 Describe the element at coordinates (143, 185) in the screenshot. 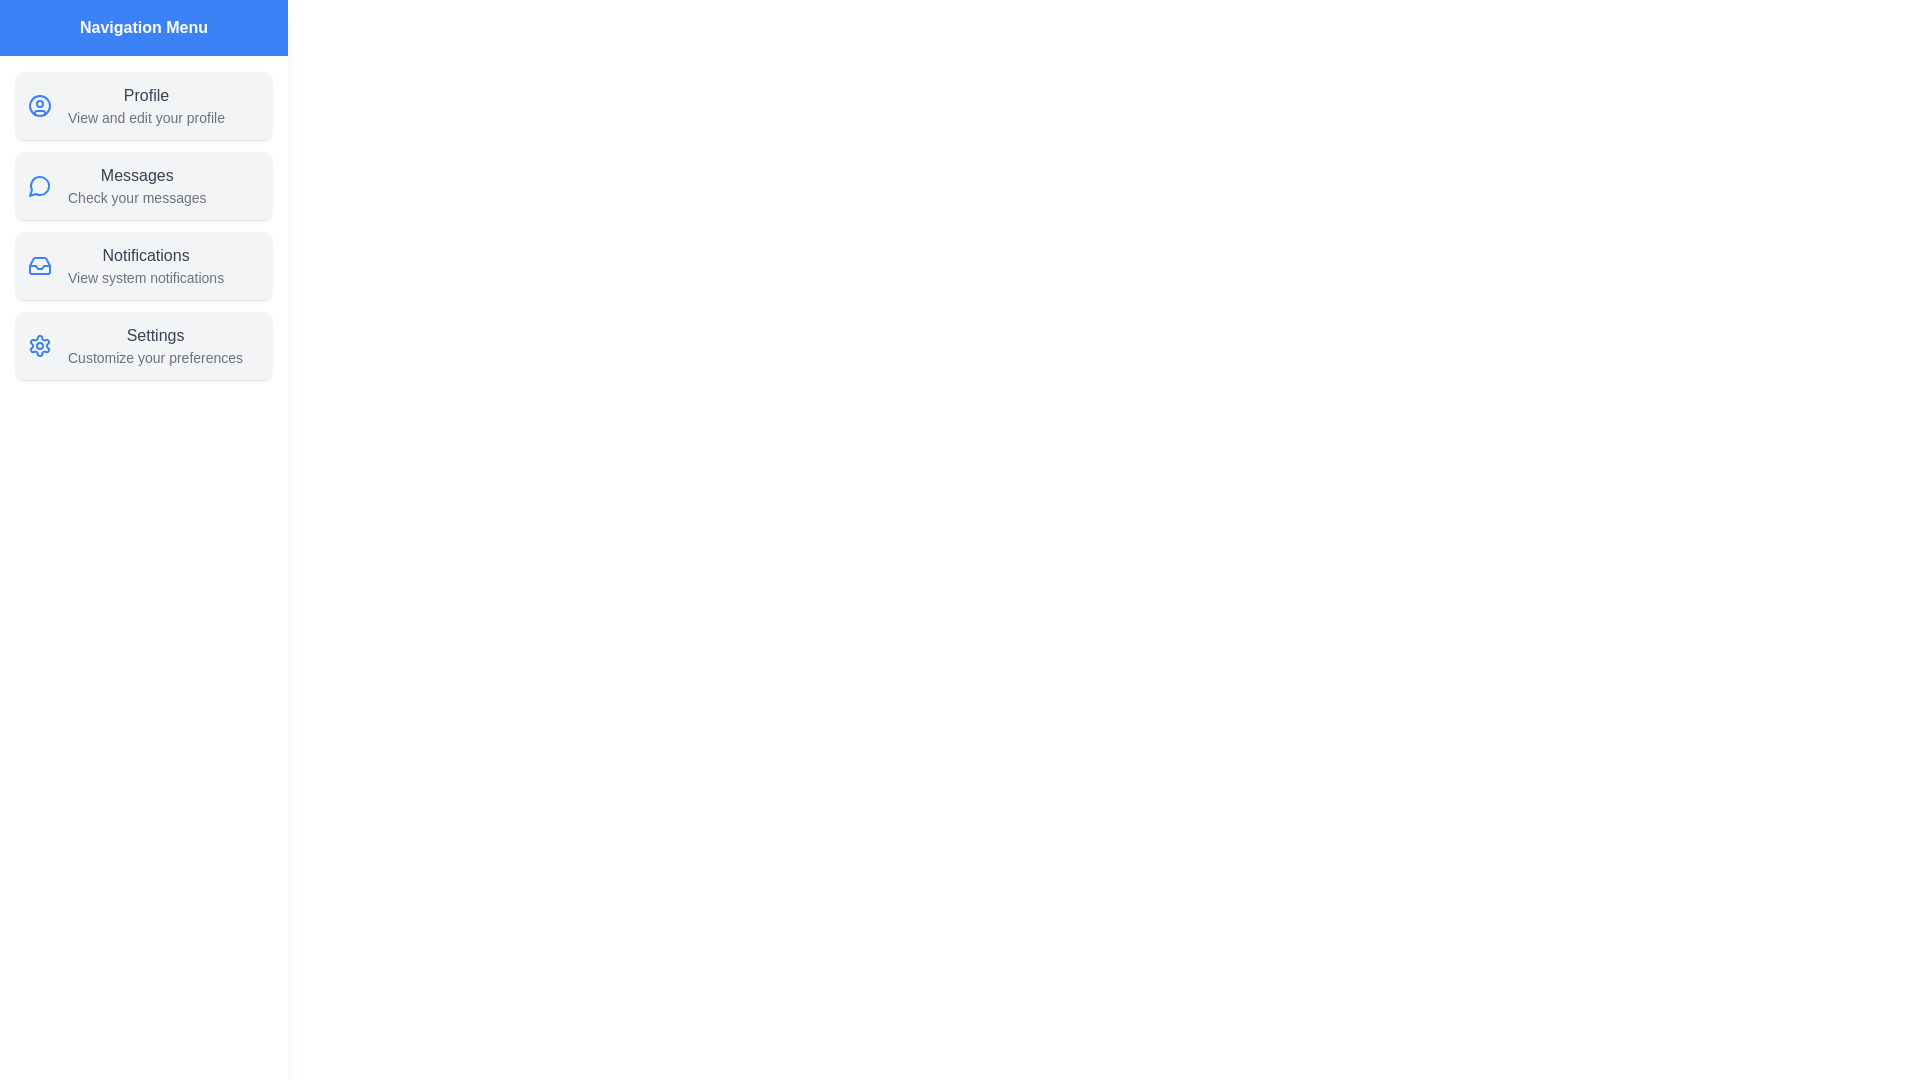

I see `the Messages to view its details` at that location.